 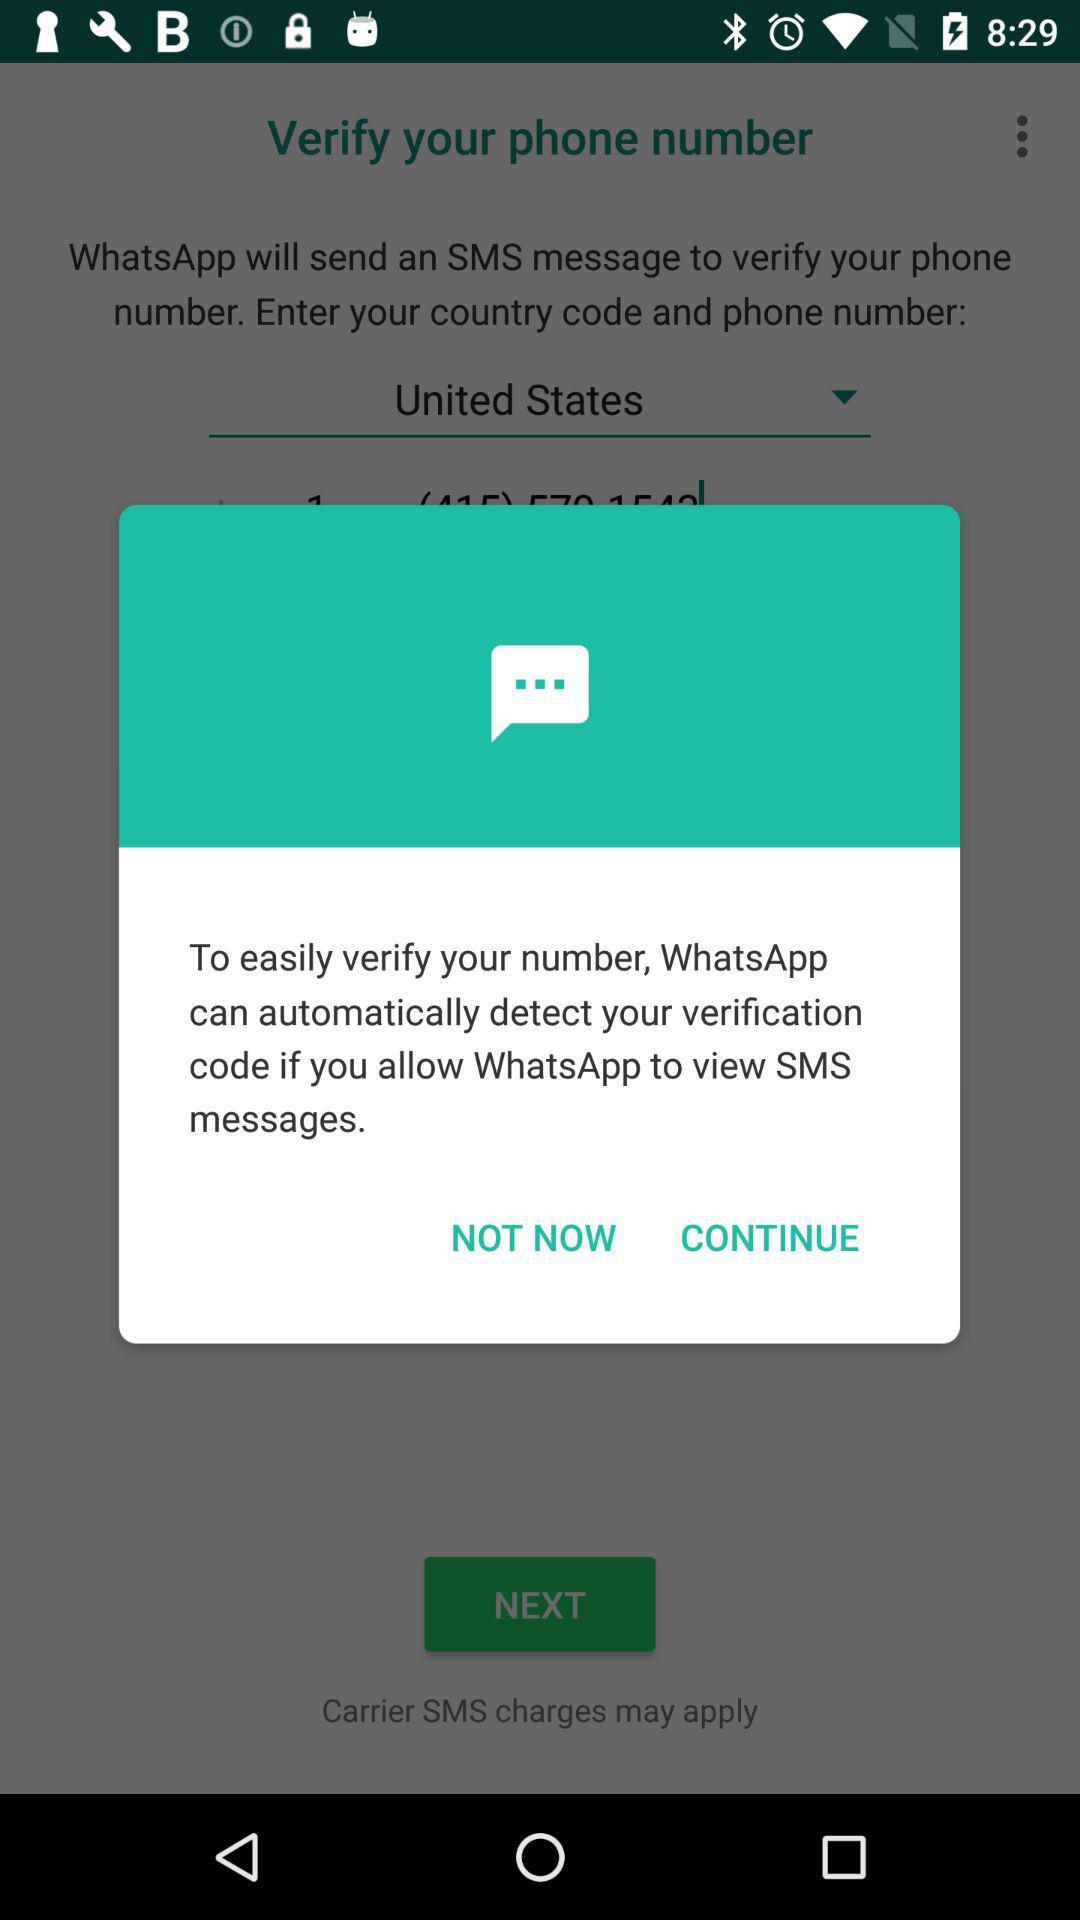 I want to click on icon to the right of not now icon, so click(x=768, y=1235).